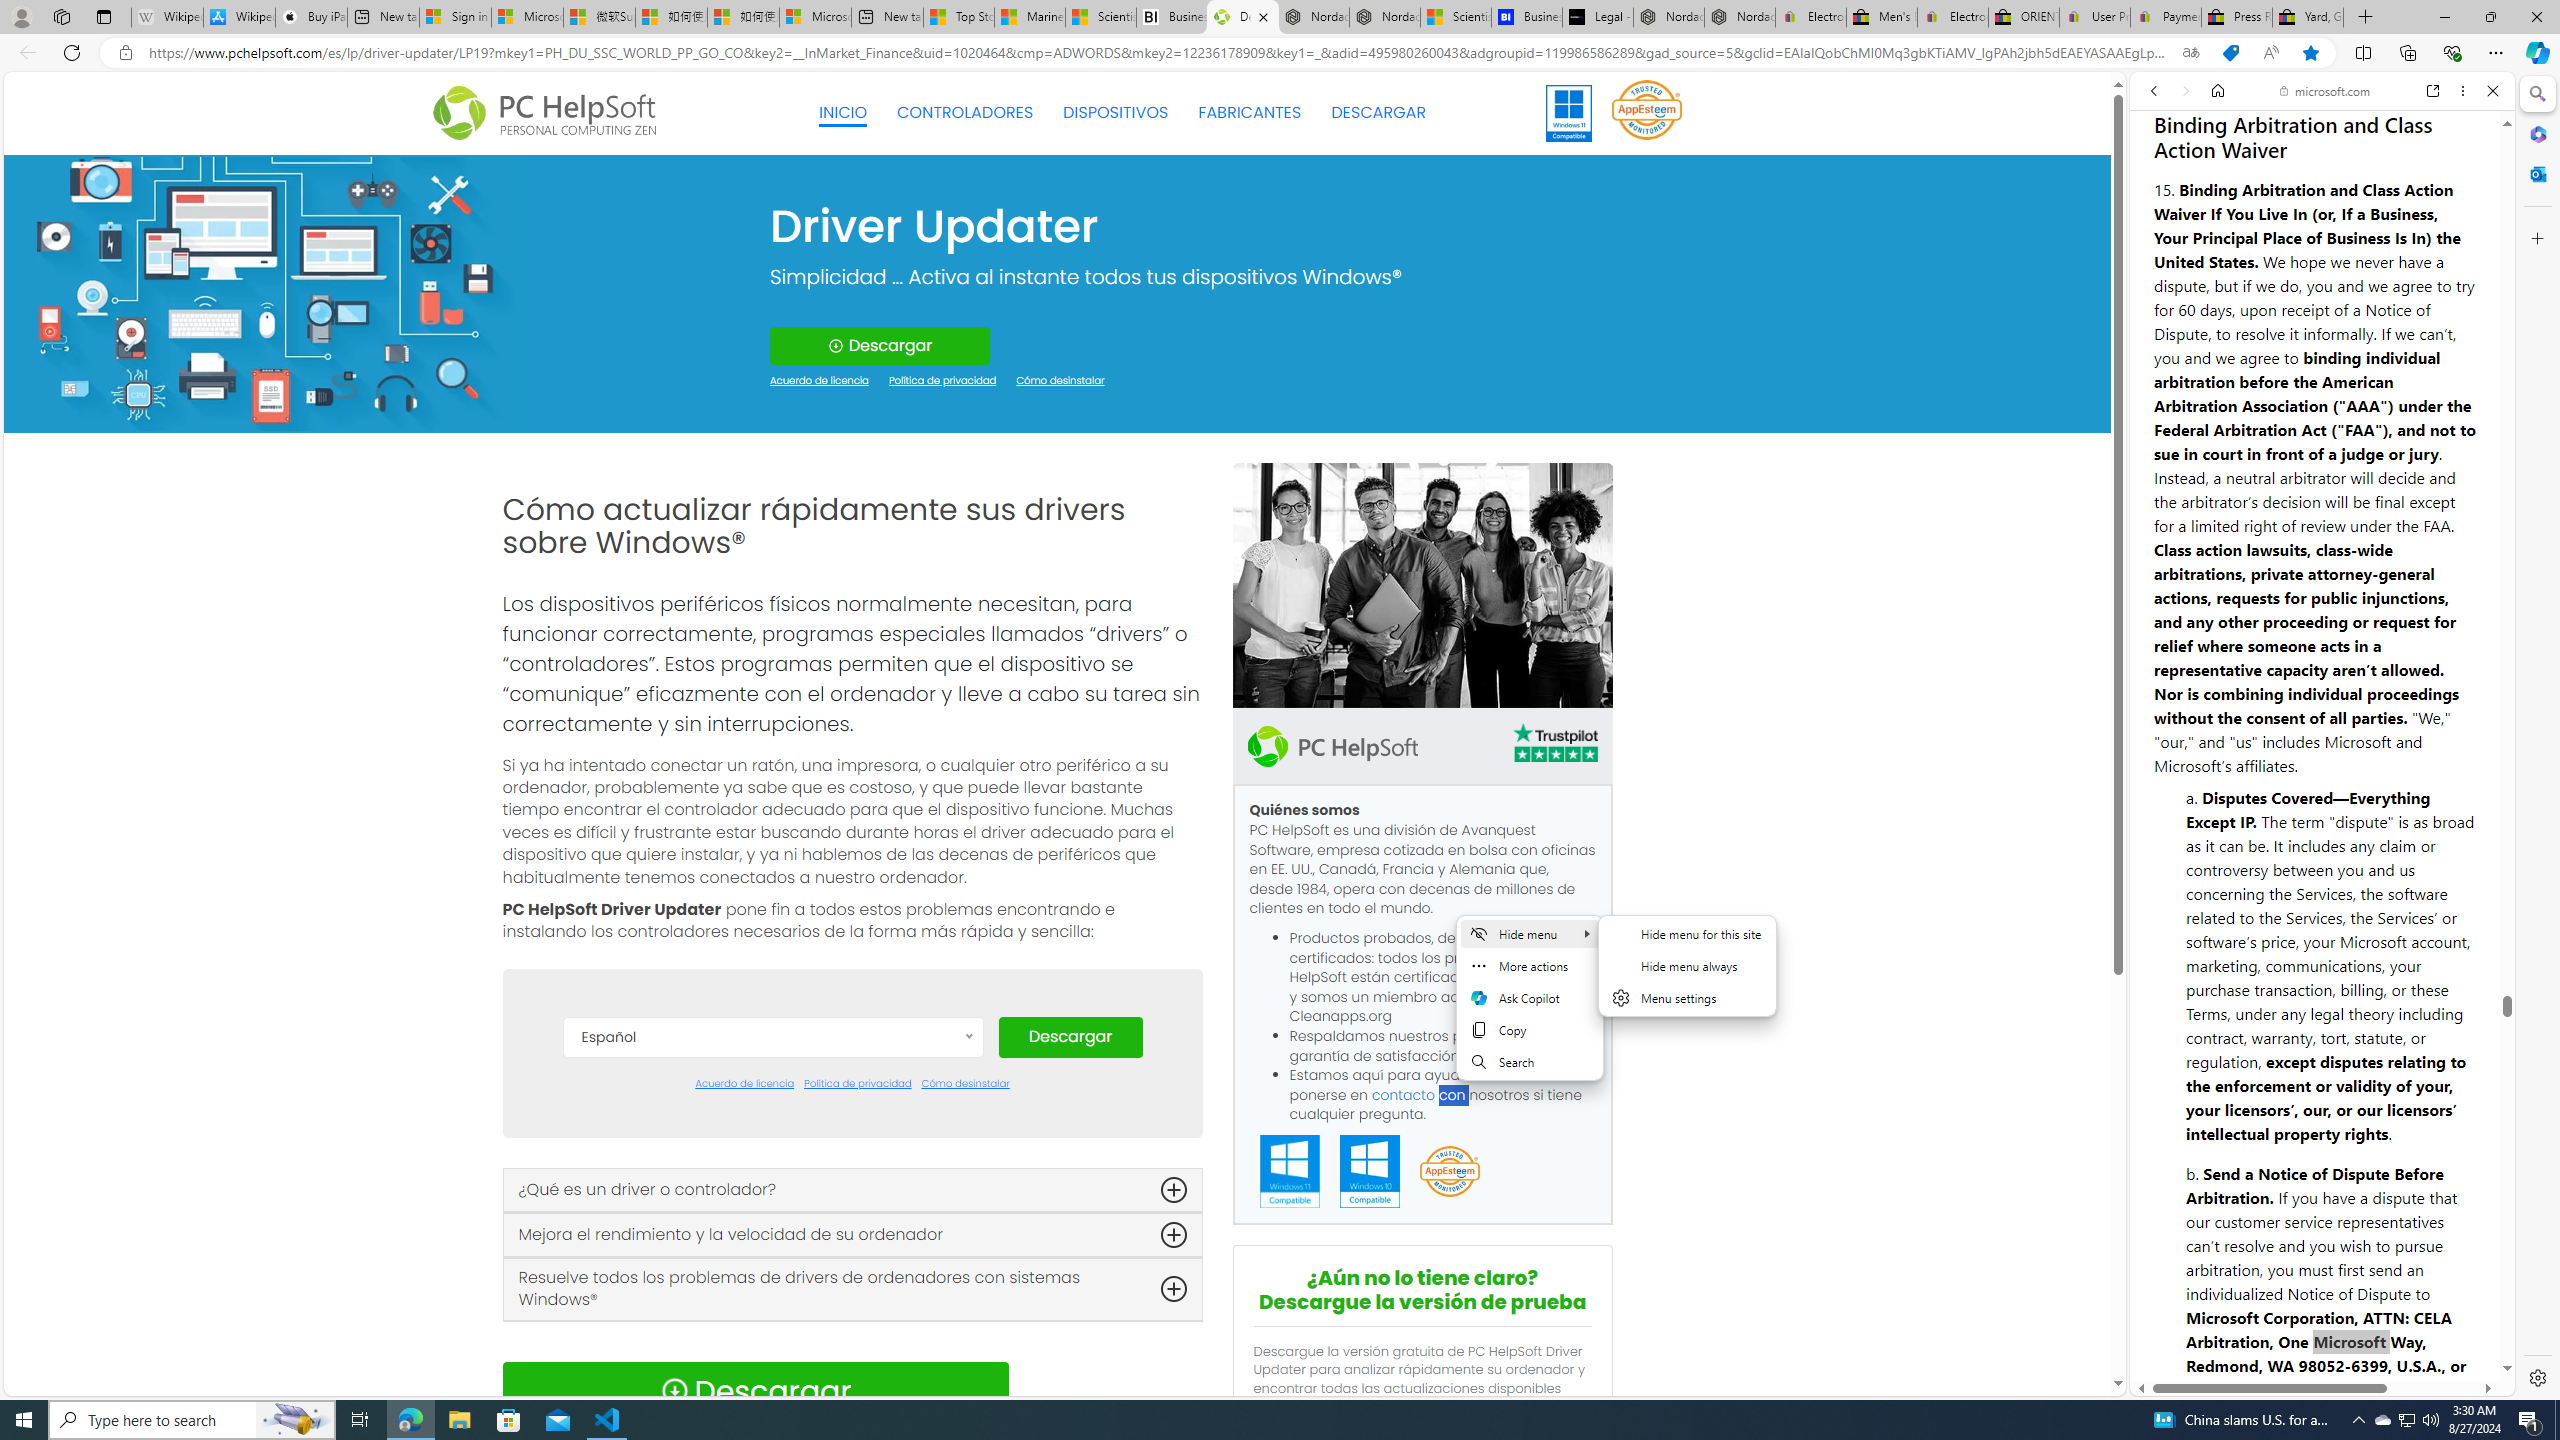 The height and width of the screenshot is (1440, 2560). Describe the element at coordinates (1289, 1171) in the screenshot. I see `'Windows 11 Compatible'` at that location.